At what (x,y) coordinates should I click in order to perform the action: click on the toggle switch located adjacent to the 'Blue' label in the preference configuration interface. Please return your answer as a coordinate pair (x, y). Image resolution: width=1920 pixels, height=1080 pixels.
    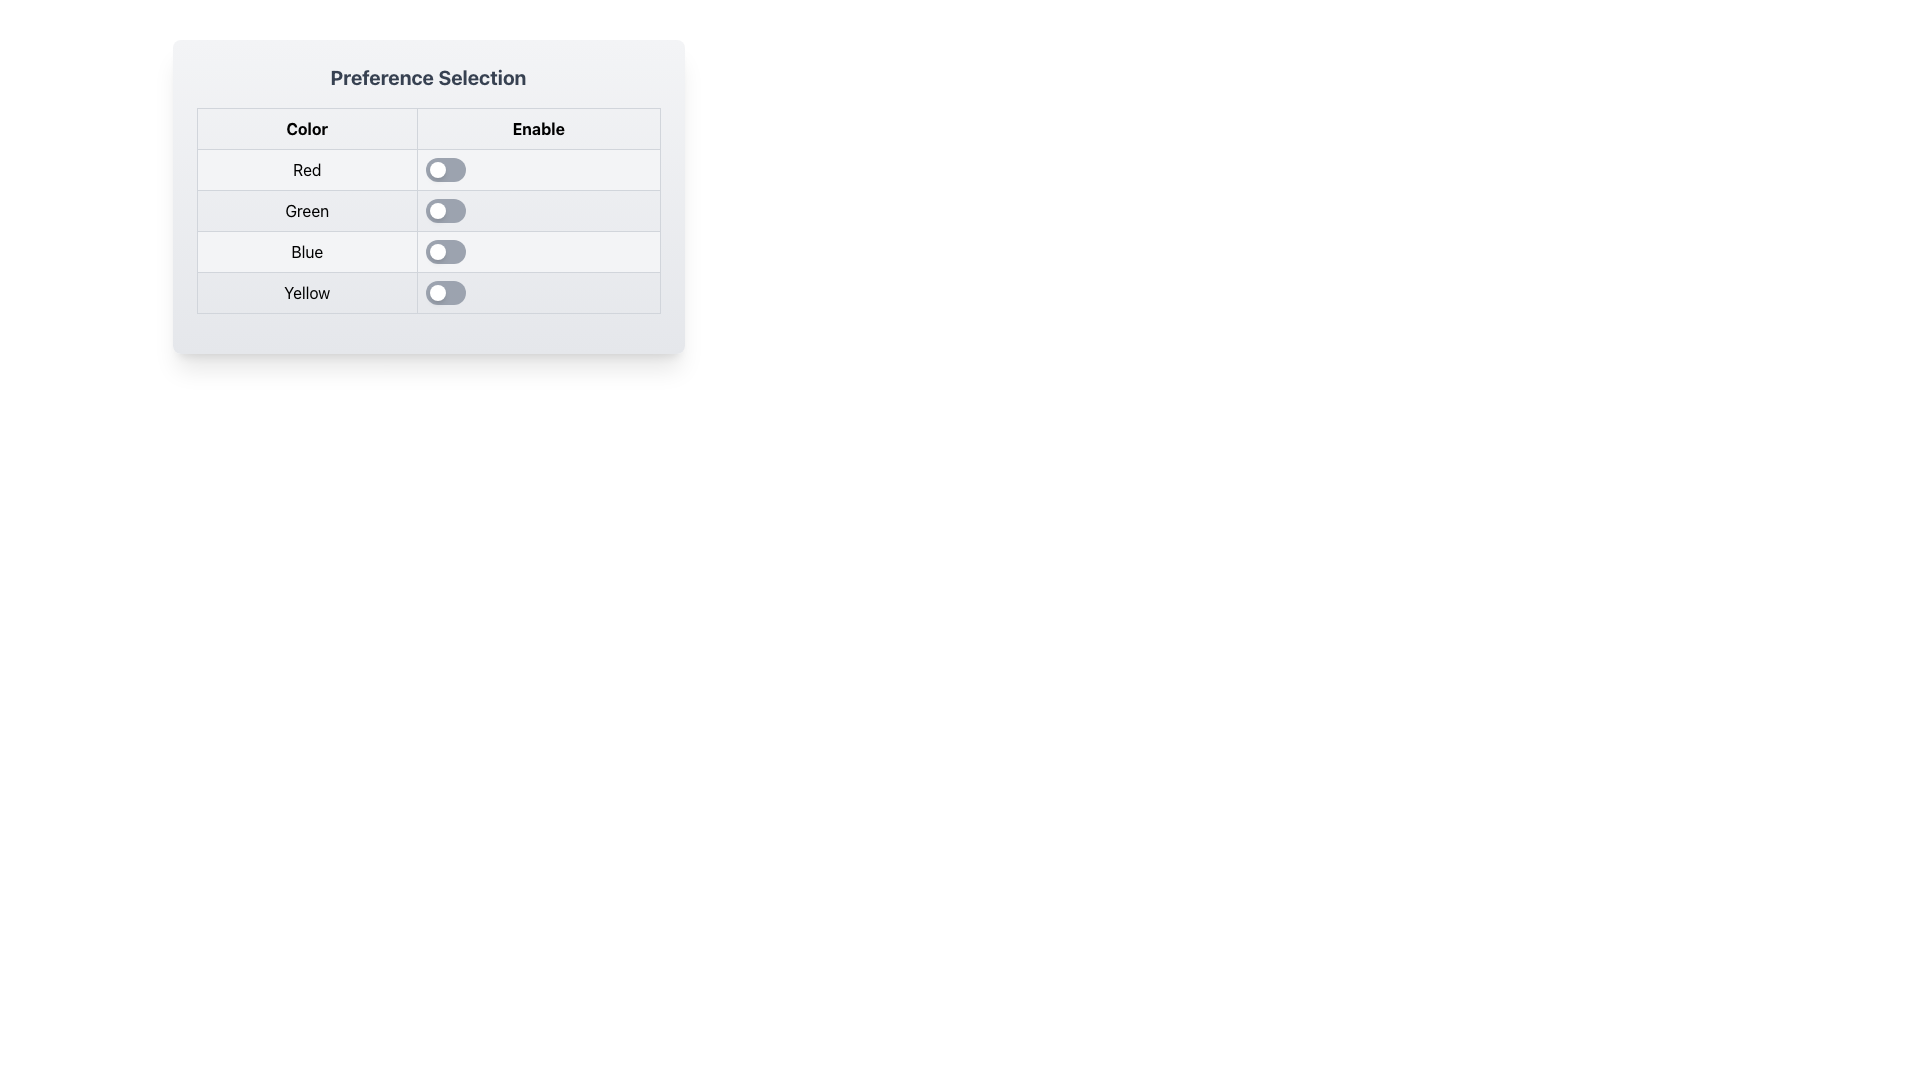
    Looking at the image, I should click on (427, 250).